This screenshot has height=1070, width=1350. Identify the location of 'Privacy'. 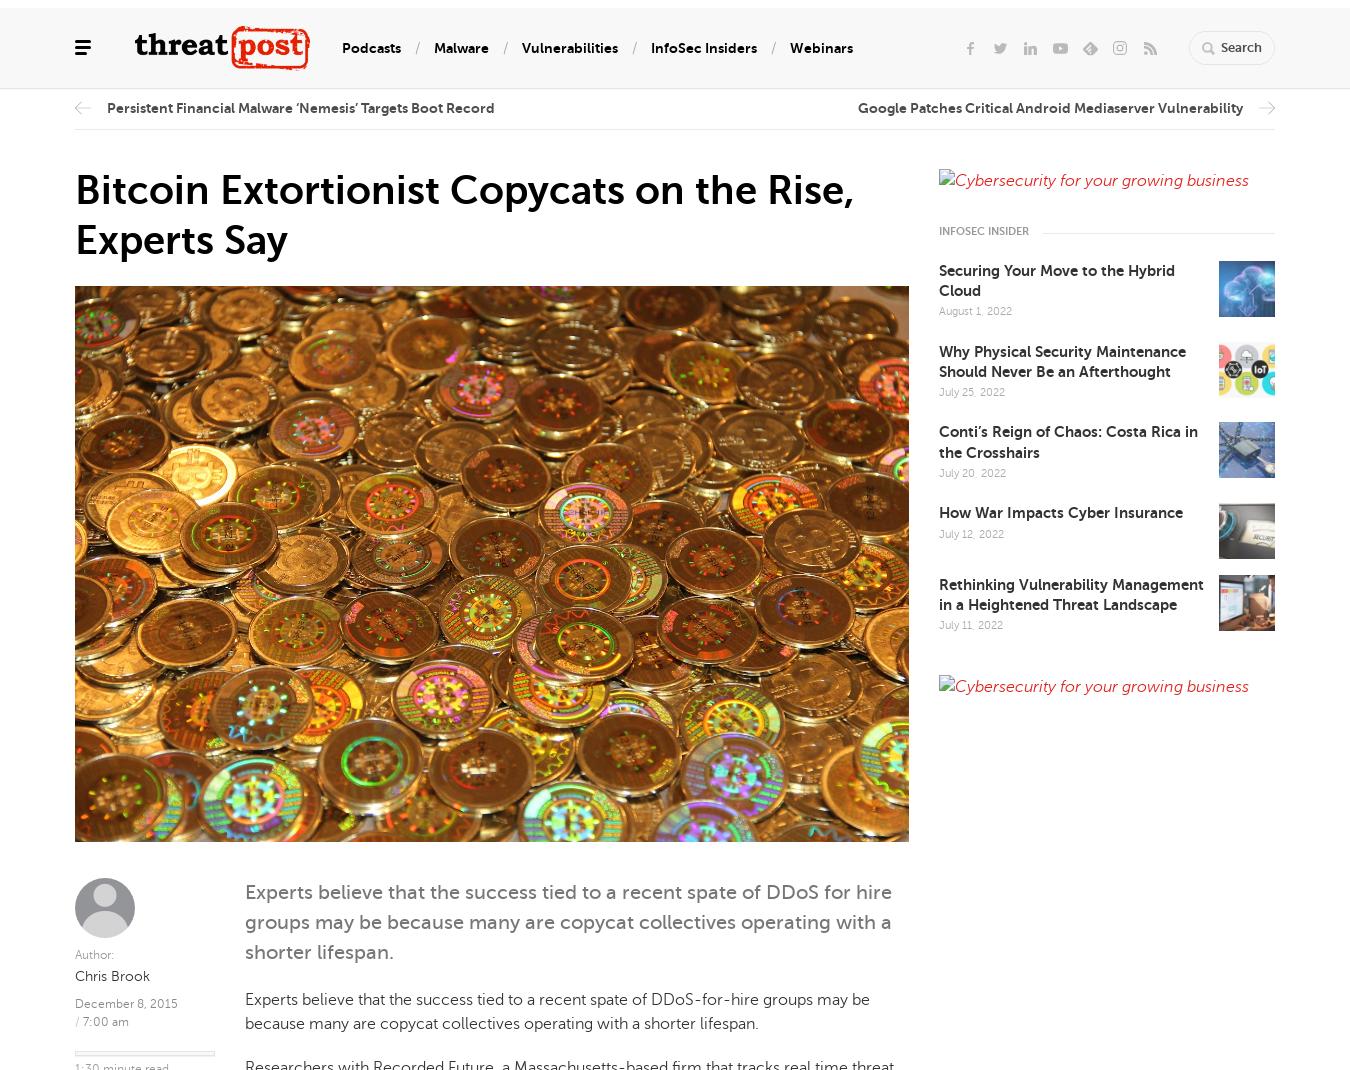
(405, 178).